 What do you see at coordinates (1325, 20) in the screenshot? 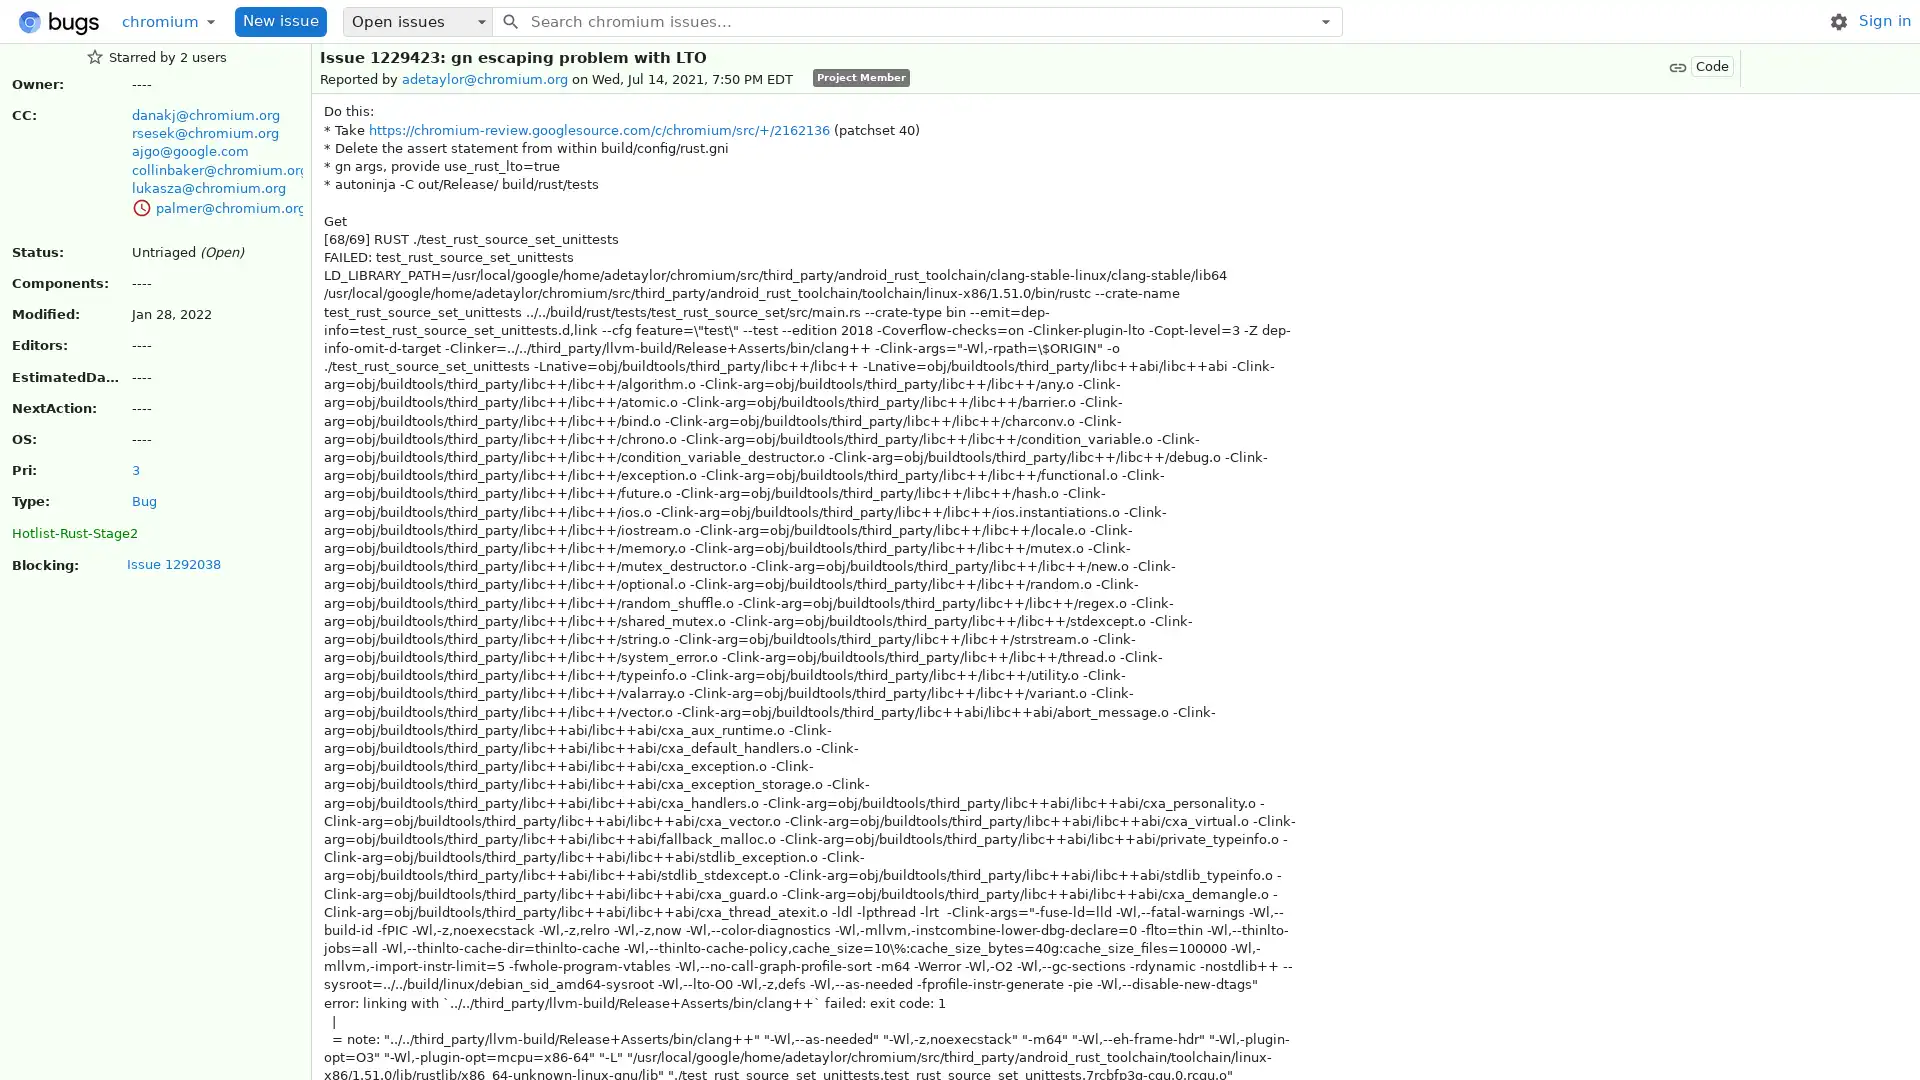
I see `Search options` at bounding box center [1325, 20].